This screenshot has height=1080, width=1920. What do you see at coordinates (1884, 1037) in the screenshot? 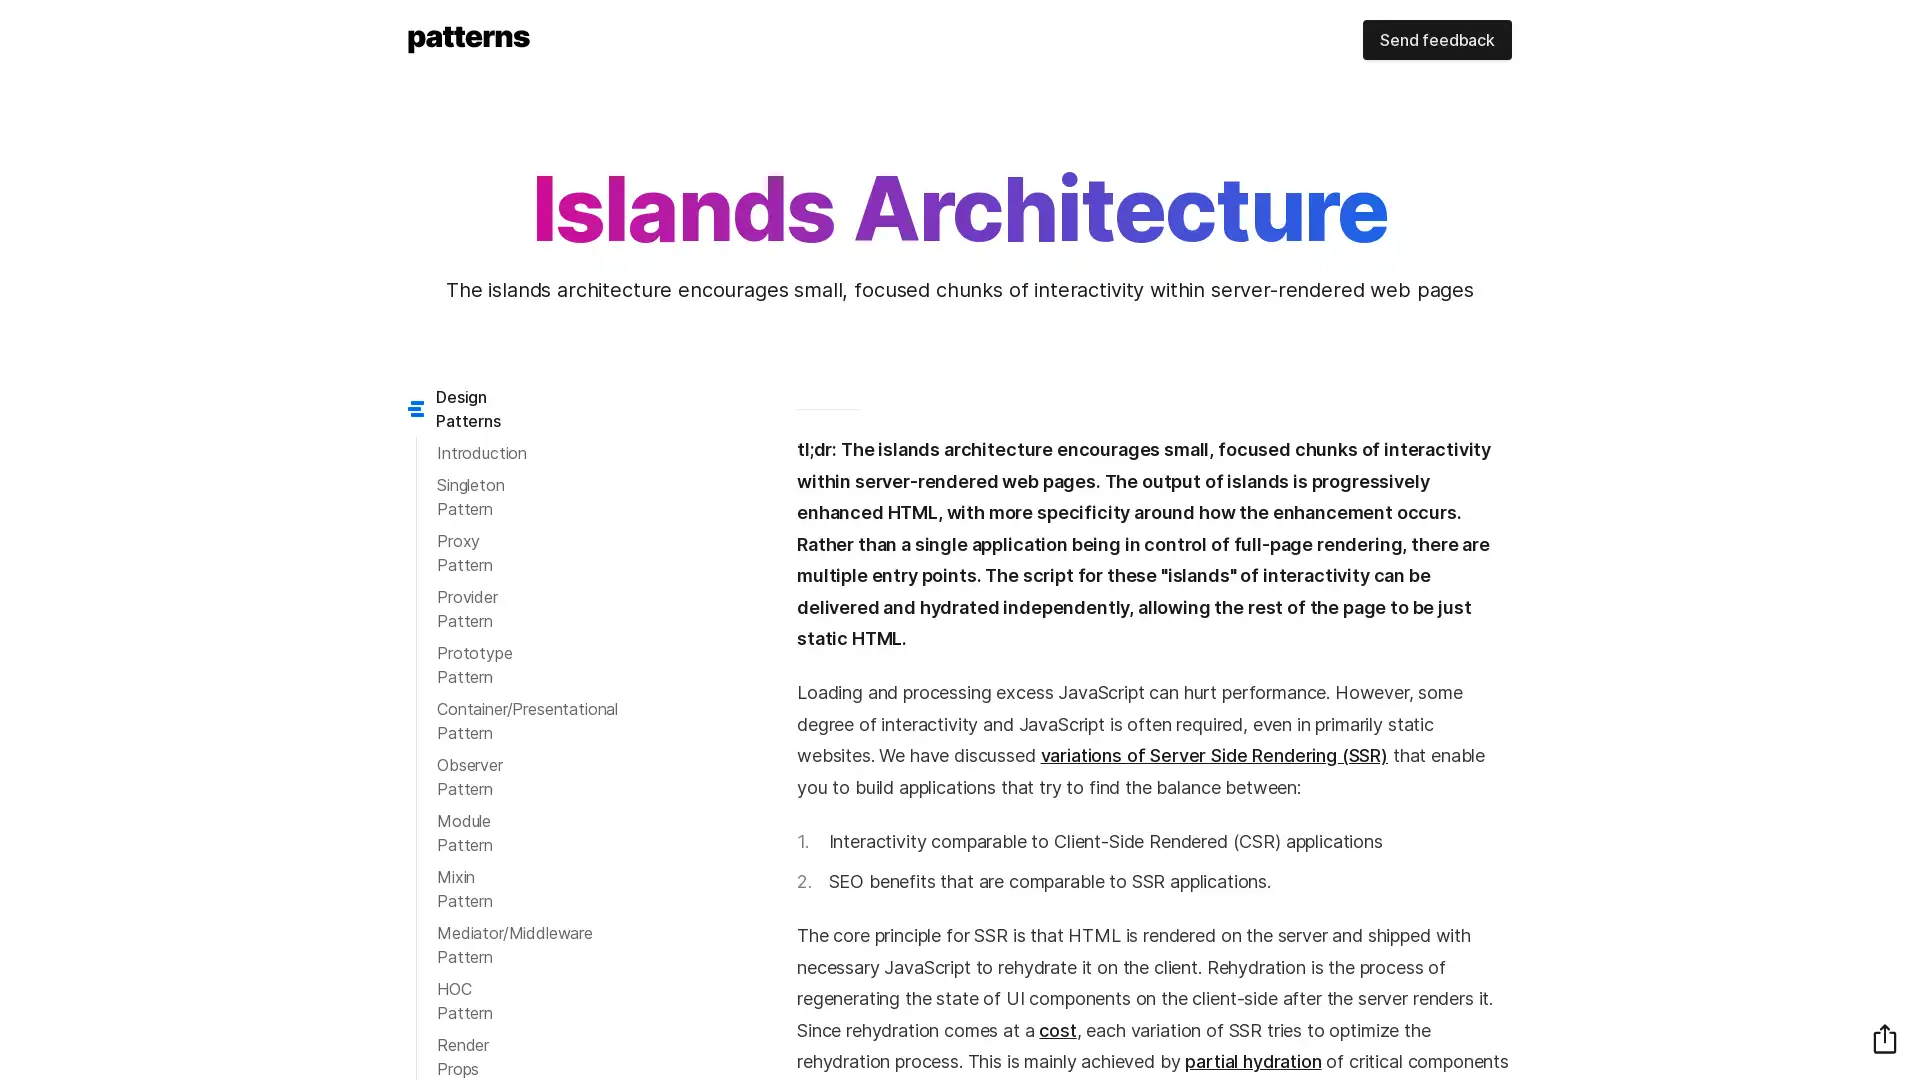
I see `Share` at bounding box center [1884, 1037].